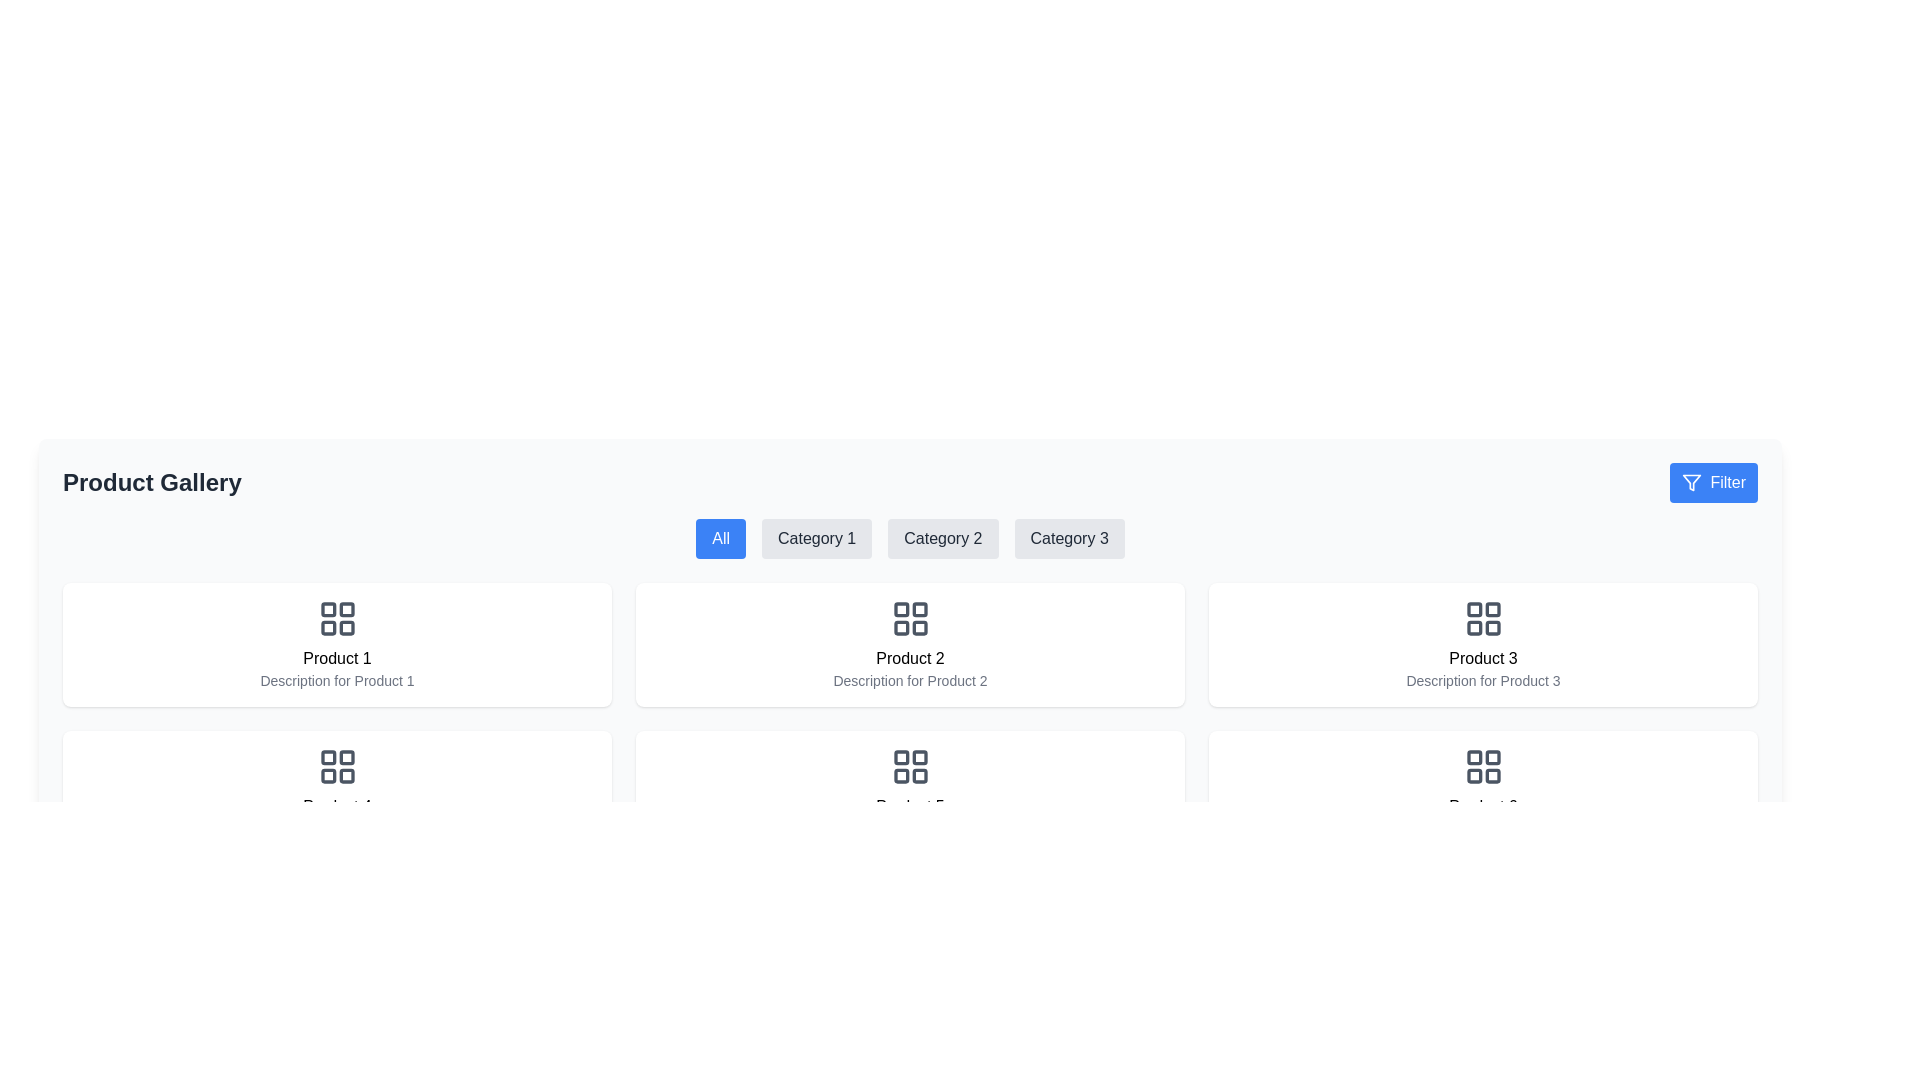 This screenshot has height=1080, width=1920. What do you see at coordinates (918, 608) in the screenshot?
I see `the visual state of the top-right square within the 2x2 grid icon representing 'Product 2'` at bounding box center [918, 608].